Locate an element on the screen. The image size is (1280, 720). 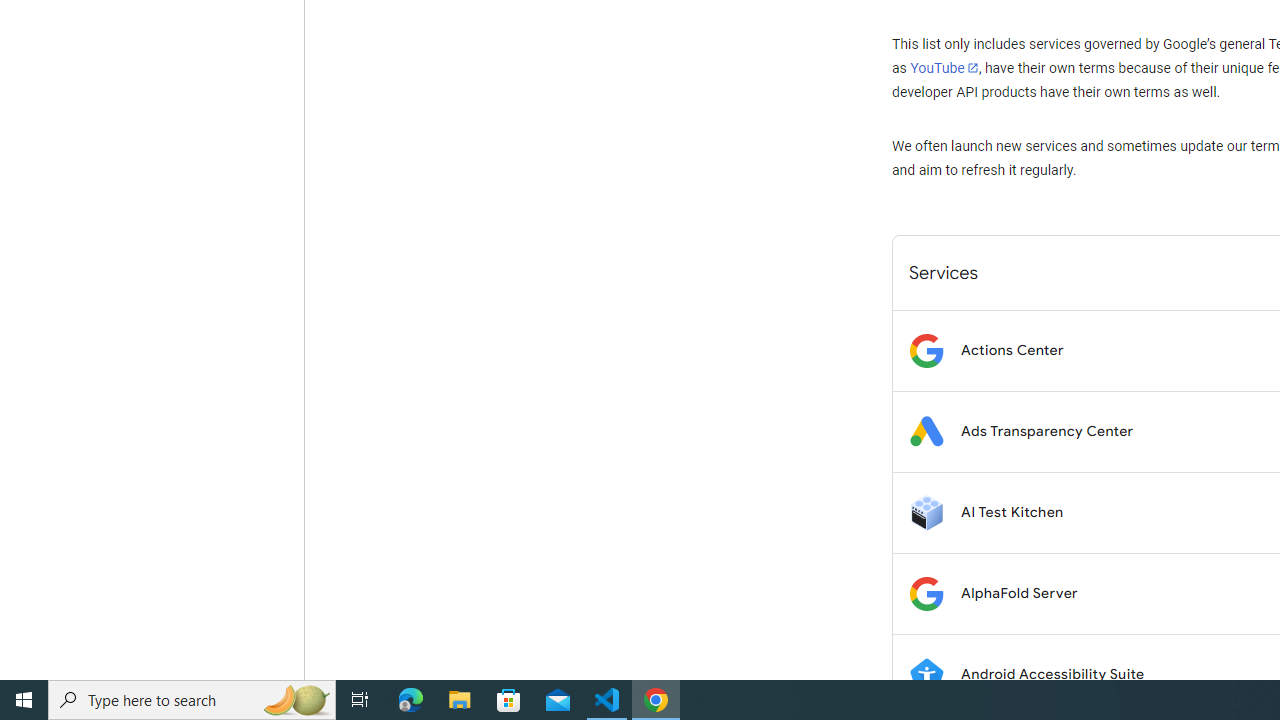
'Logo for Android Accessibility Suite' is located at coordinates (925, 674).